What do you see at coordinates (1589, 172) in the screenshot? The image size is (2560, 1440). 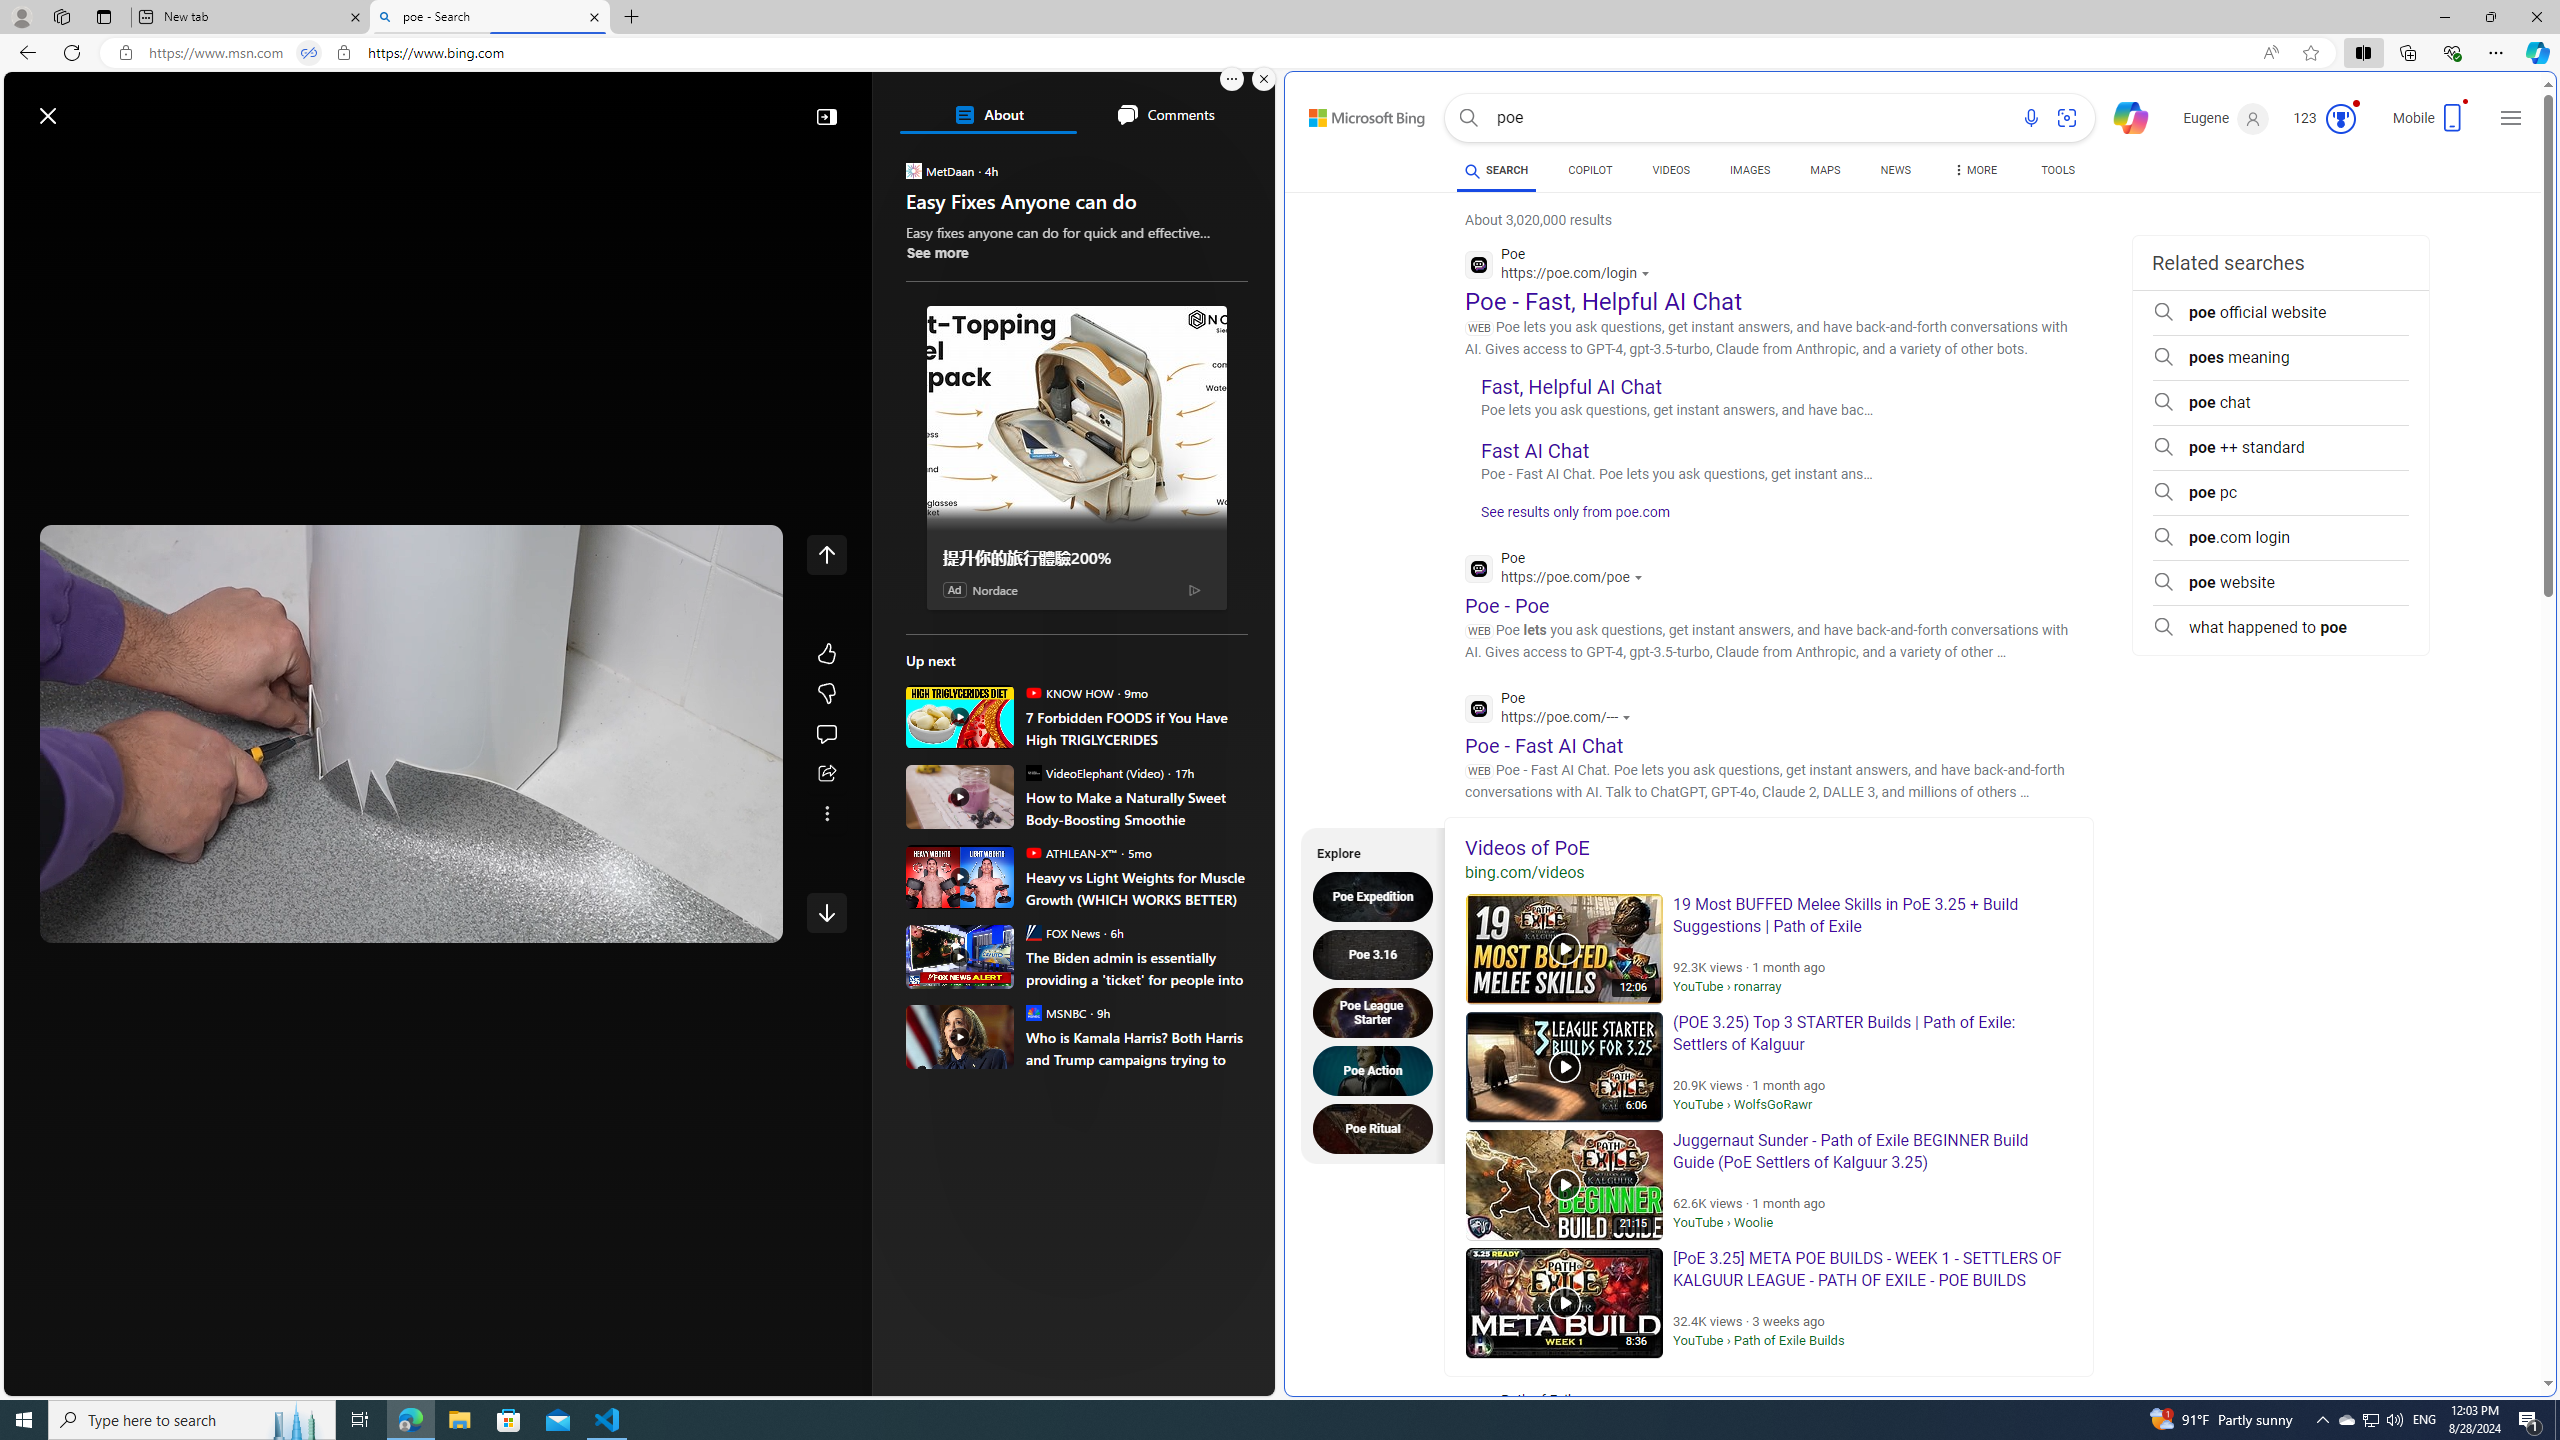 I see `'COPILOT'` at bounding box center [1589, 172].